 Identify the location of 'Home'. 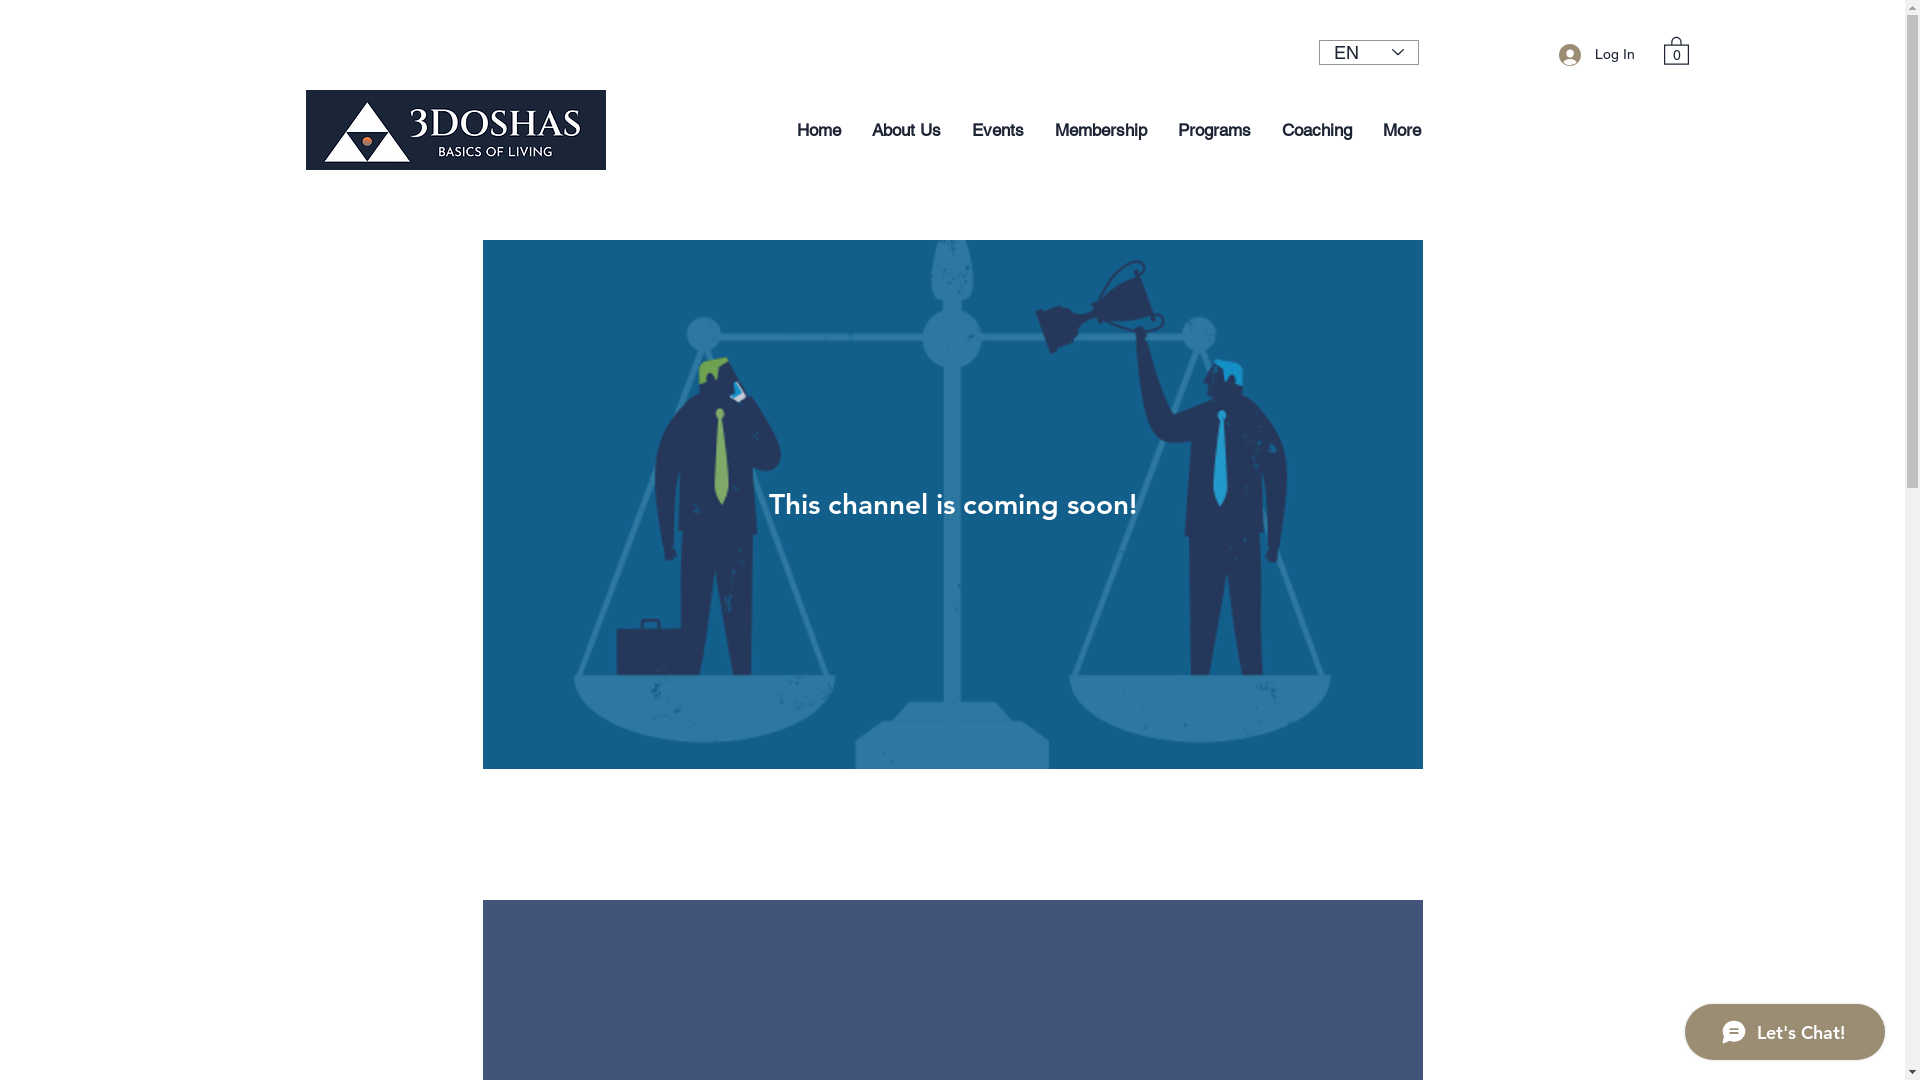
(817, 130).